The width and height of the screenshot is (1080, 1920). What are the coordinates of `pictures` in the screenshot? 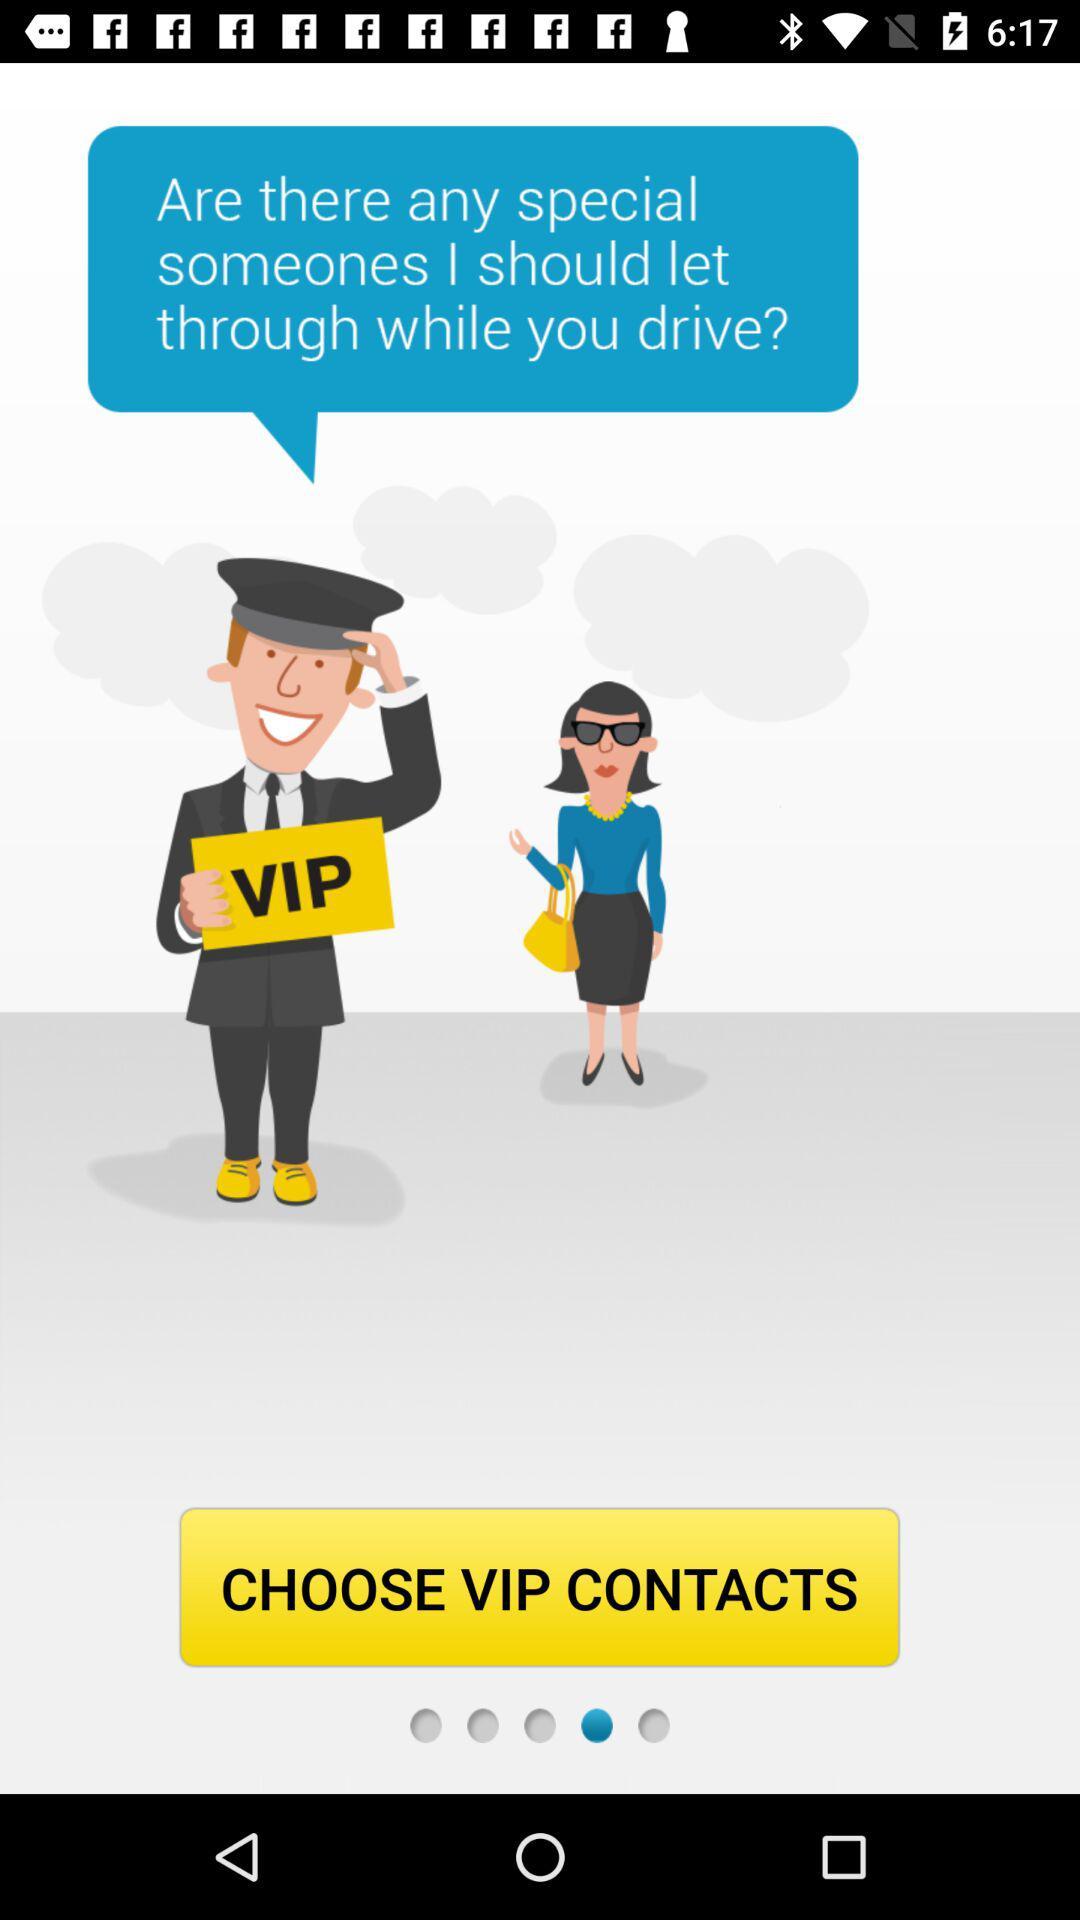 It's located at (596, 1724).